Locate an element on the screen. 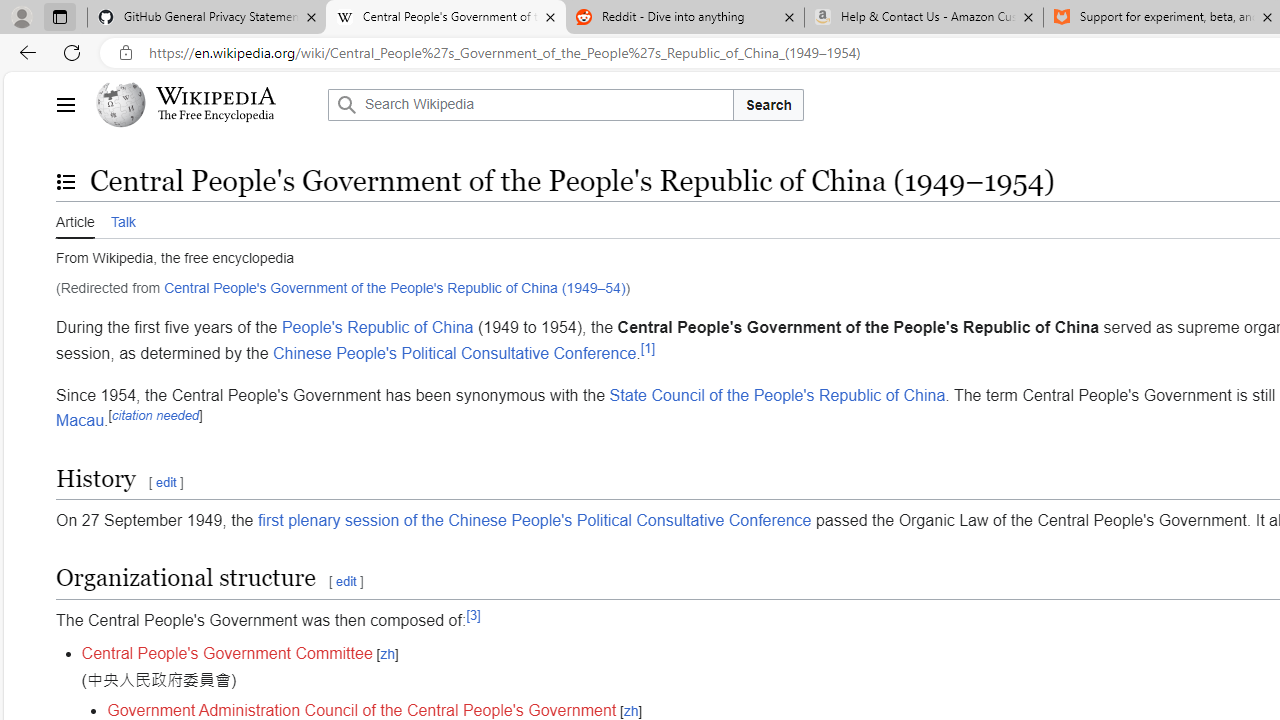 The width and height of the screenshot is (1280, 720). 'Main menu' is located at coordinates (65, 105).